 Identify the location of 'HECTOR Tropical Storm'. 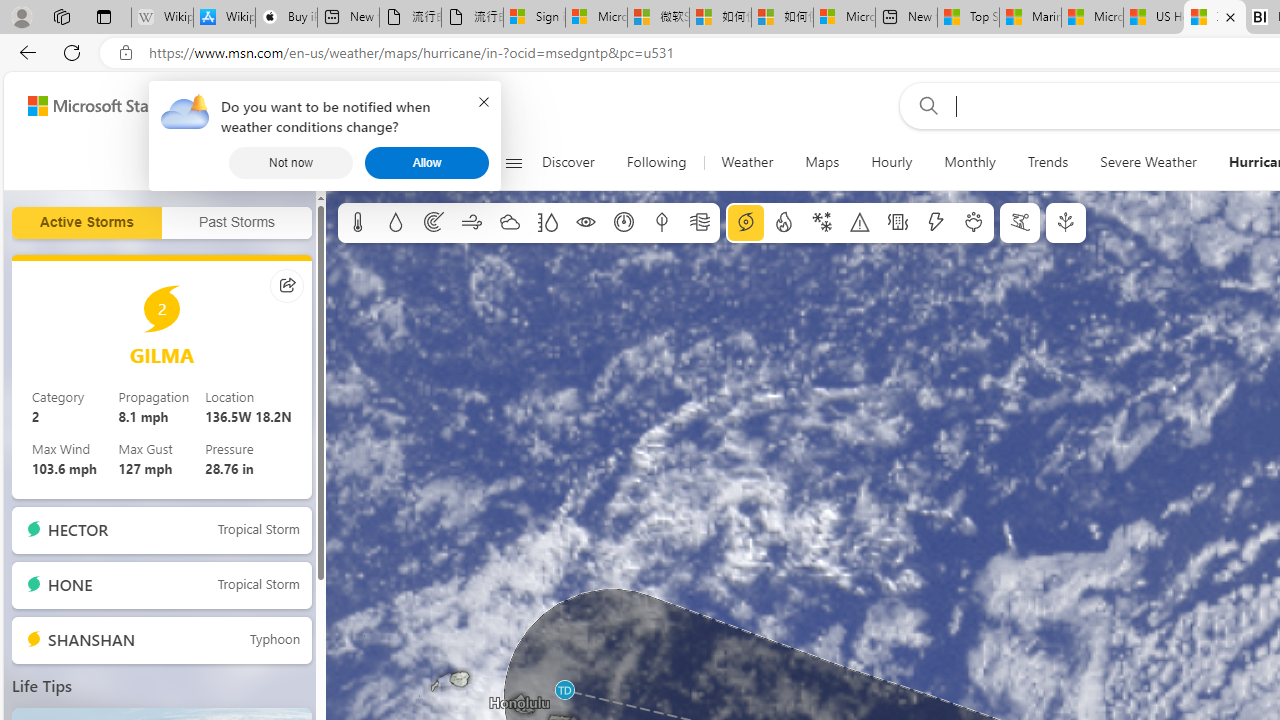
(161, 529).